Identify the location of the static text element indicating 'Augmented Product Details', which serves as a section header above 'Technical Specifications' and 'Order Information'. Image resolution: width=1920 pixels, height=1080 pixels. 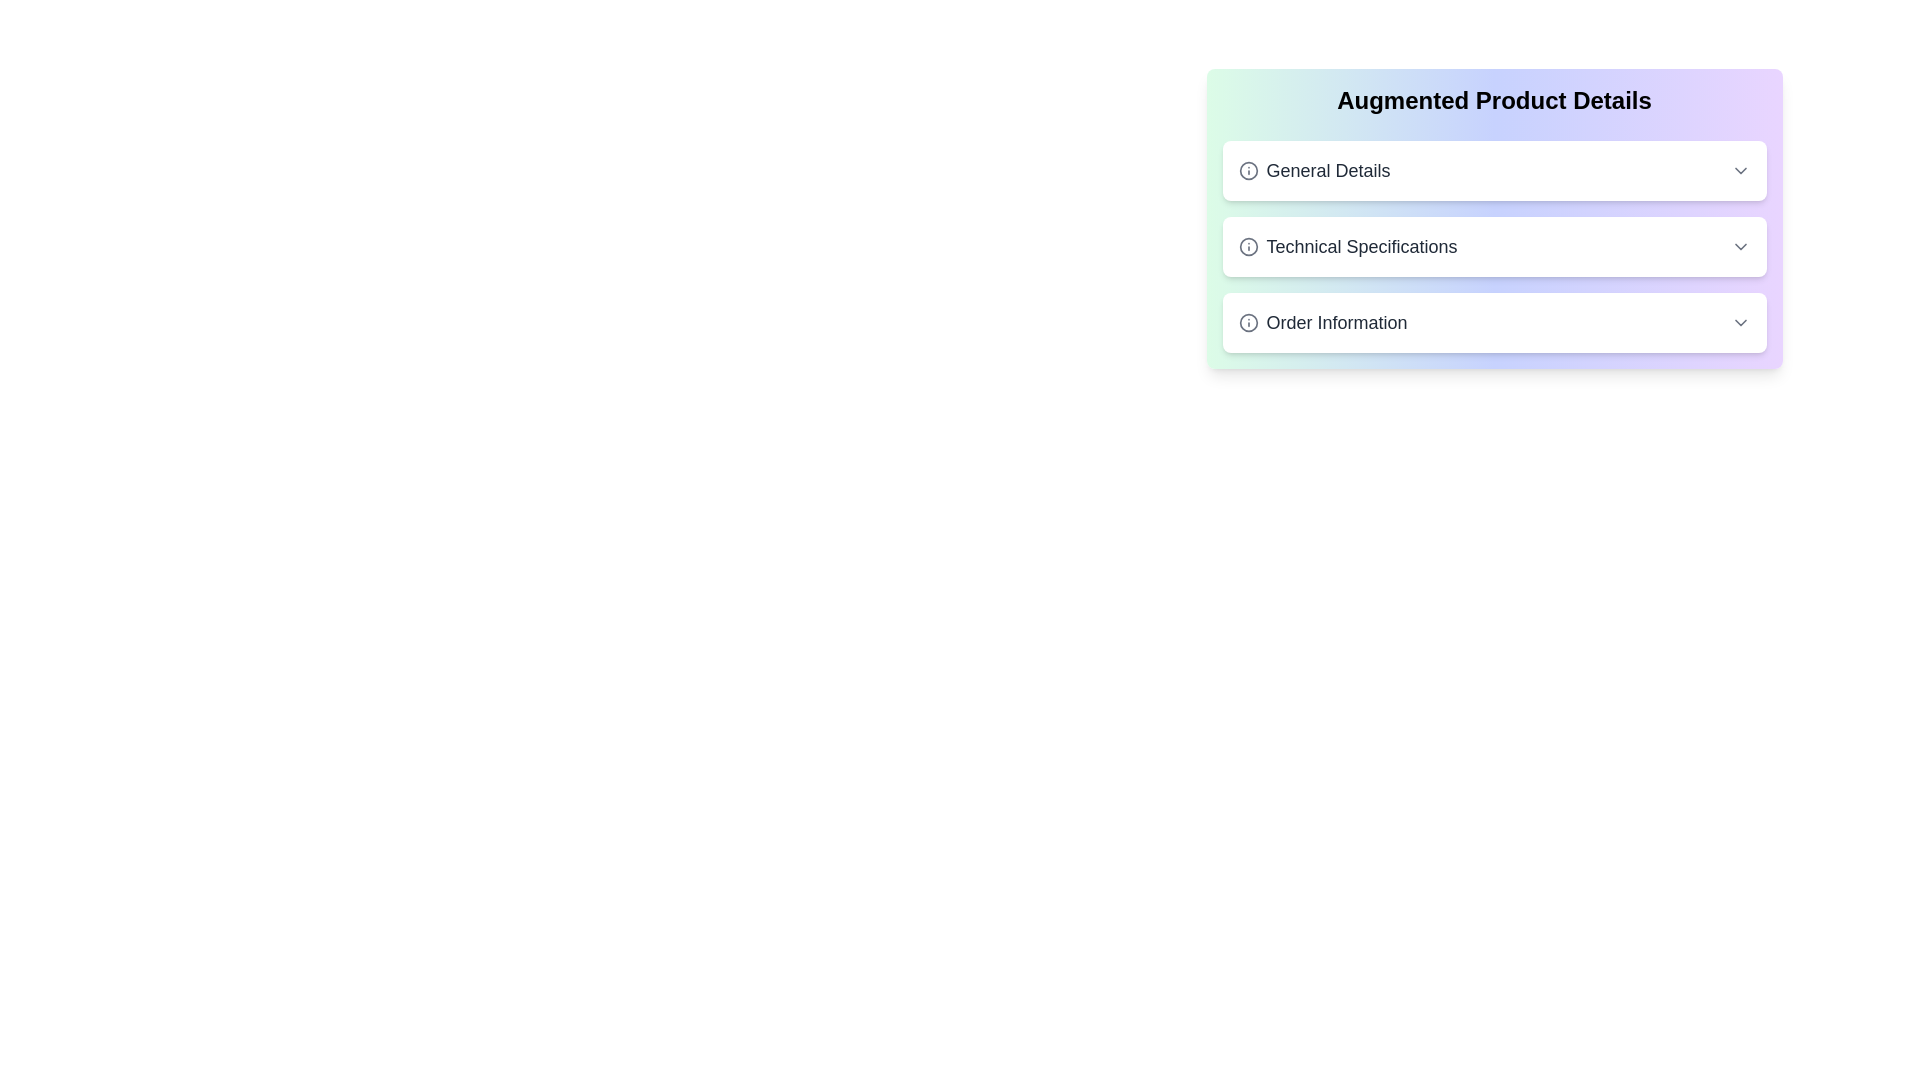
(1314, 169).